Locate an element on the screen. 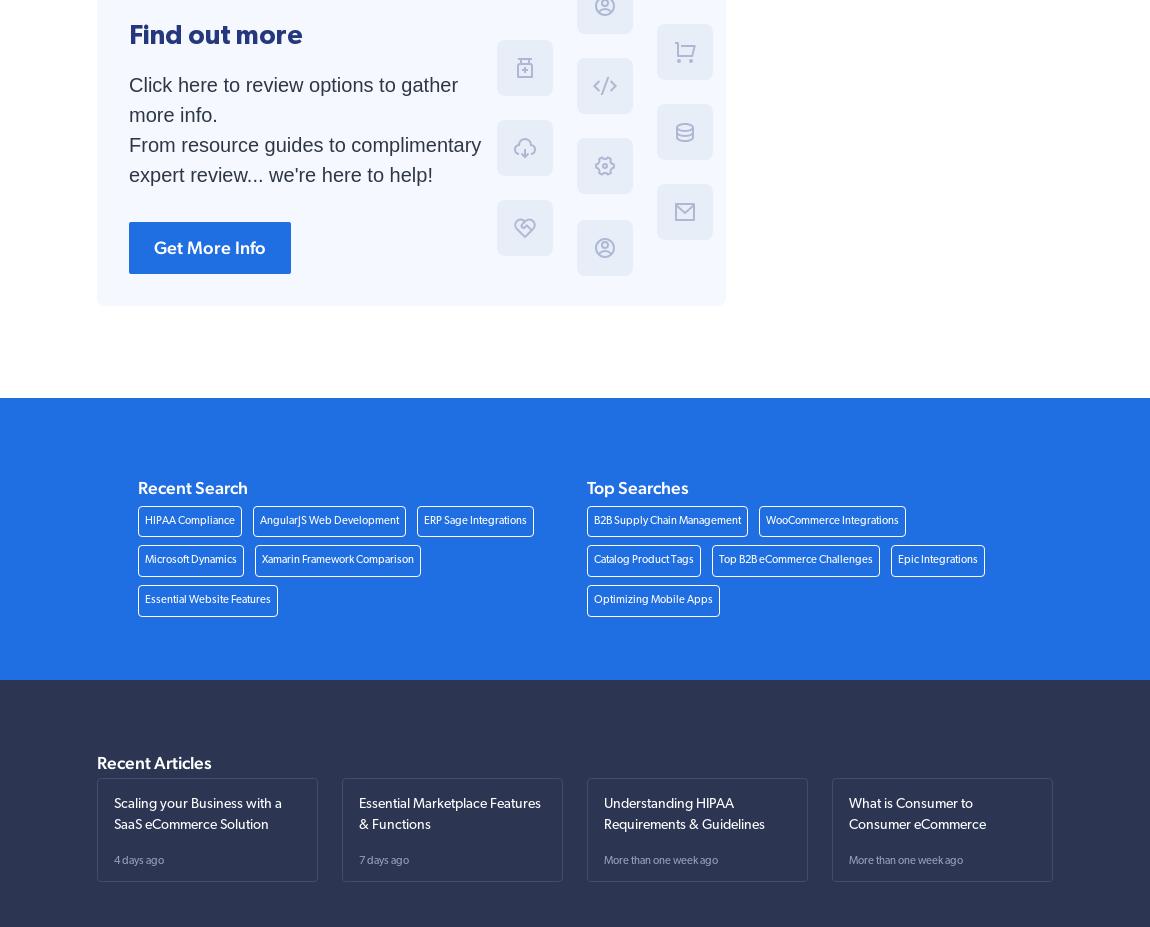  'Top Searches' is located at coordinates (635, 486).